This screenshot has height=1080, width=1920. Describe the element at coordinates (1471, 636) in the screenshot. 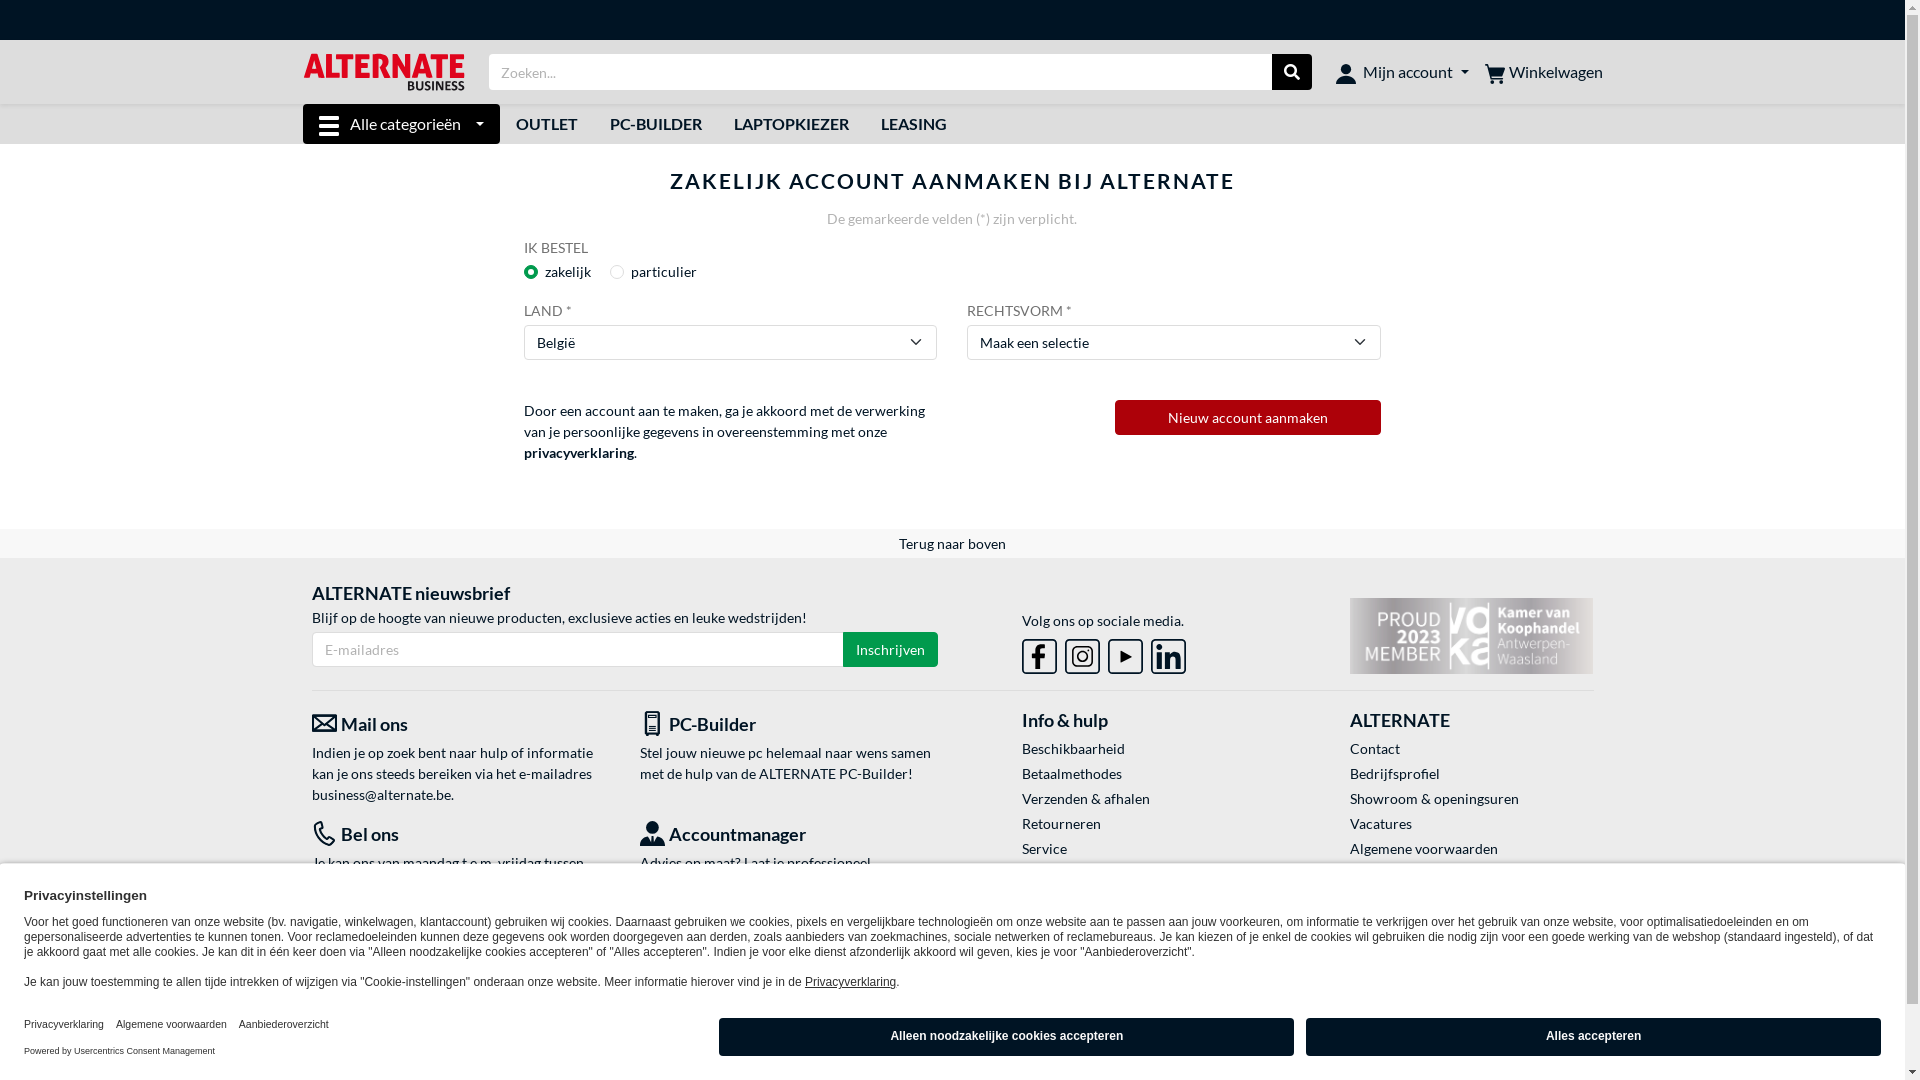

I see `'Voka'` at that location.